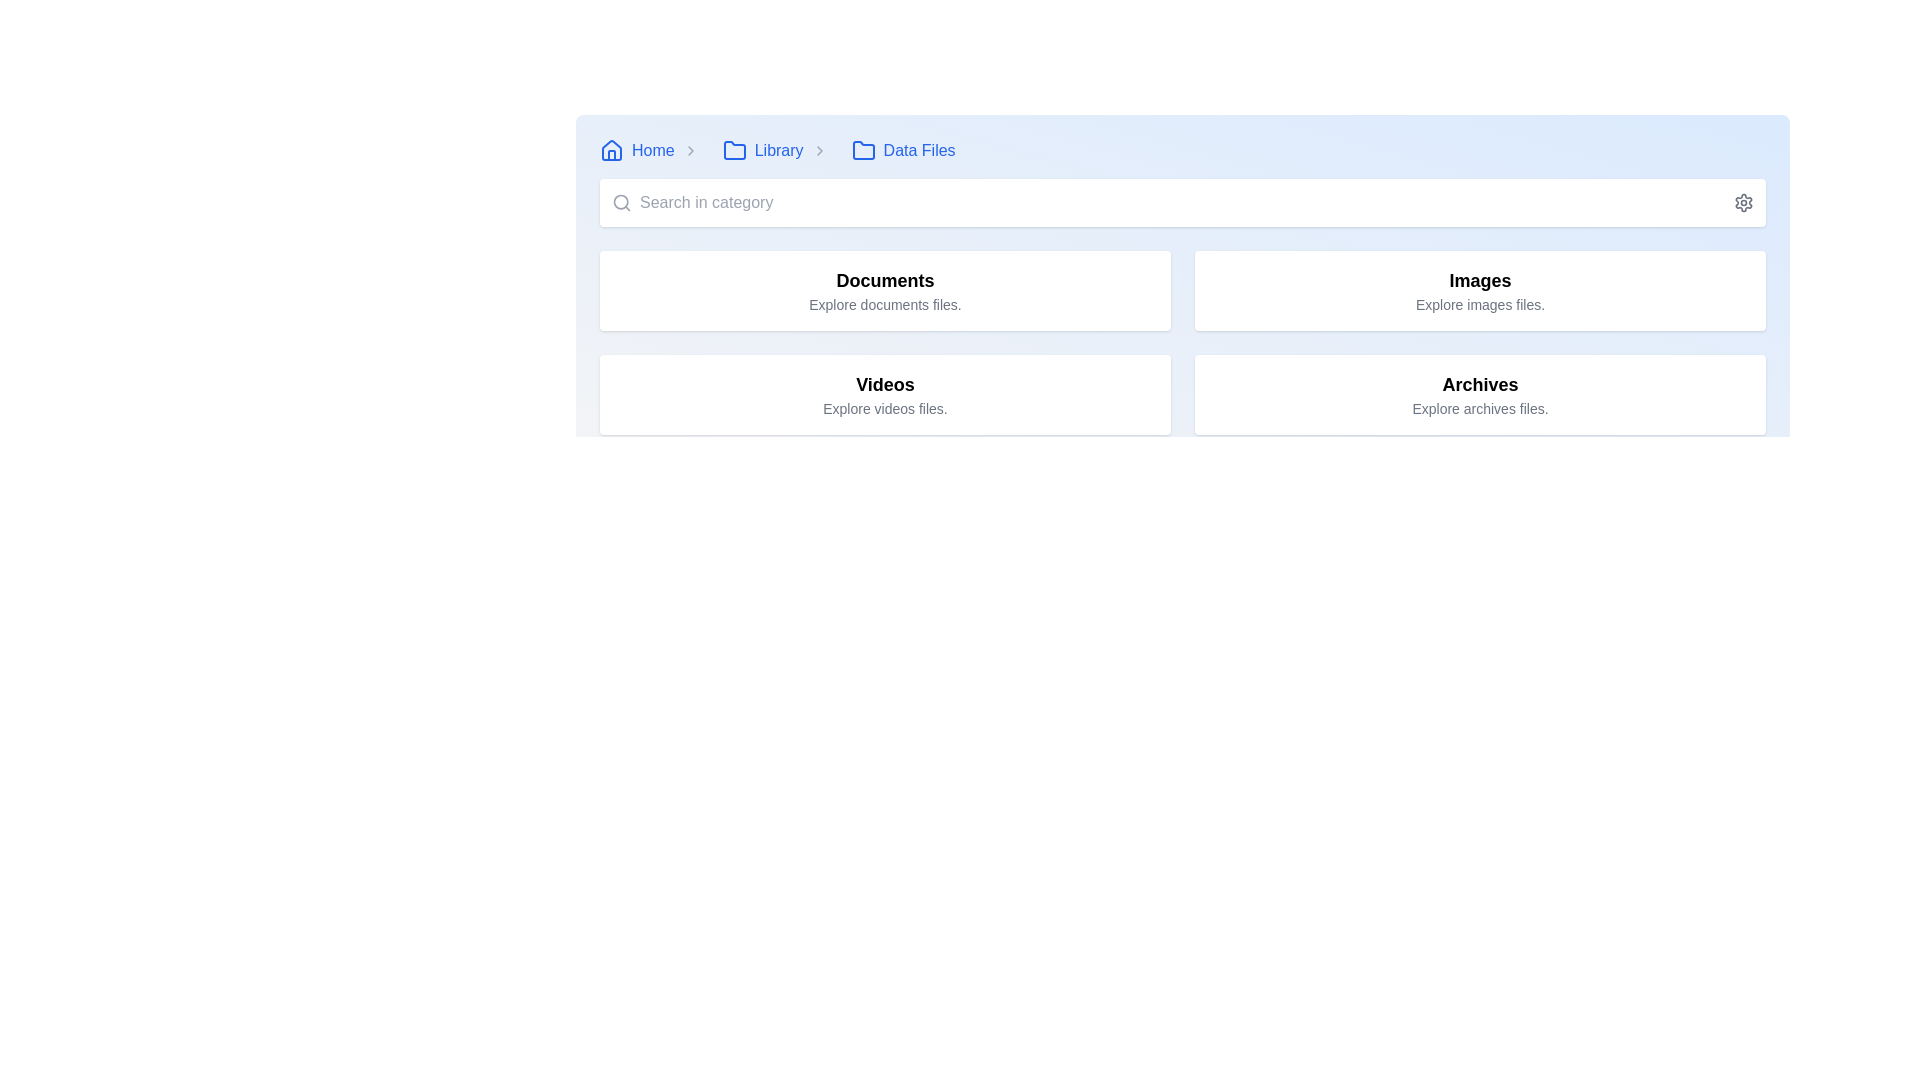  Describe the element at coordinates (636, 149) in the screenshot. I see `the hyperlink in the breadcrumb navigation` at that location.